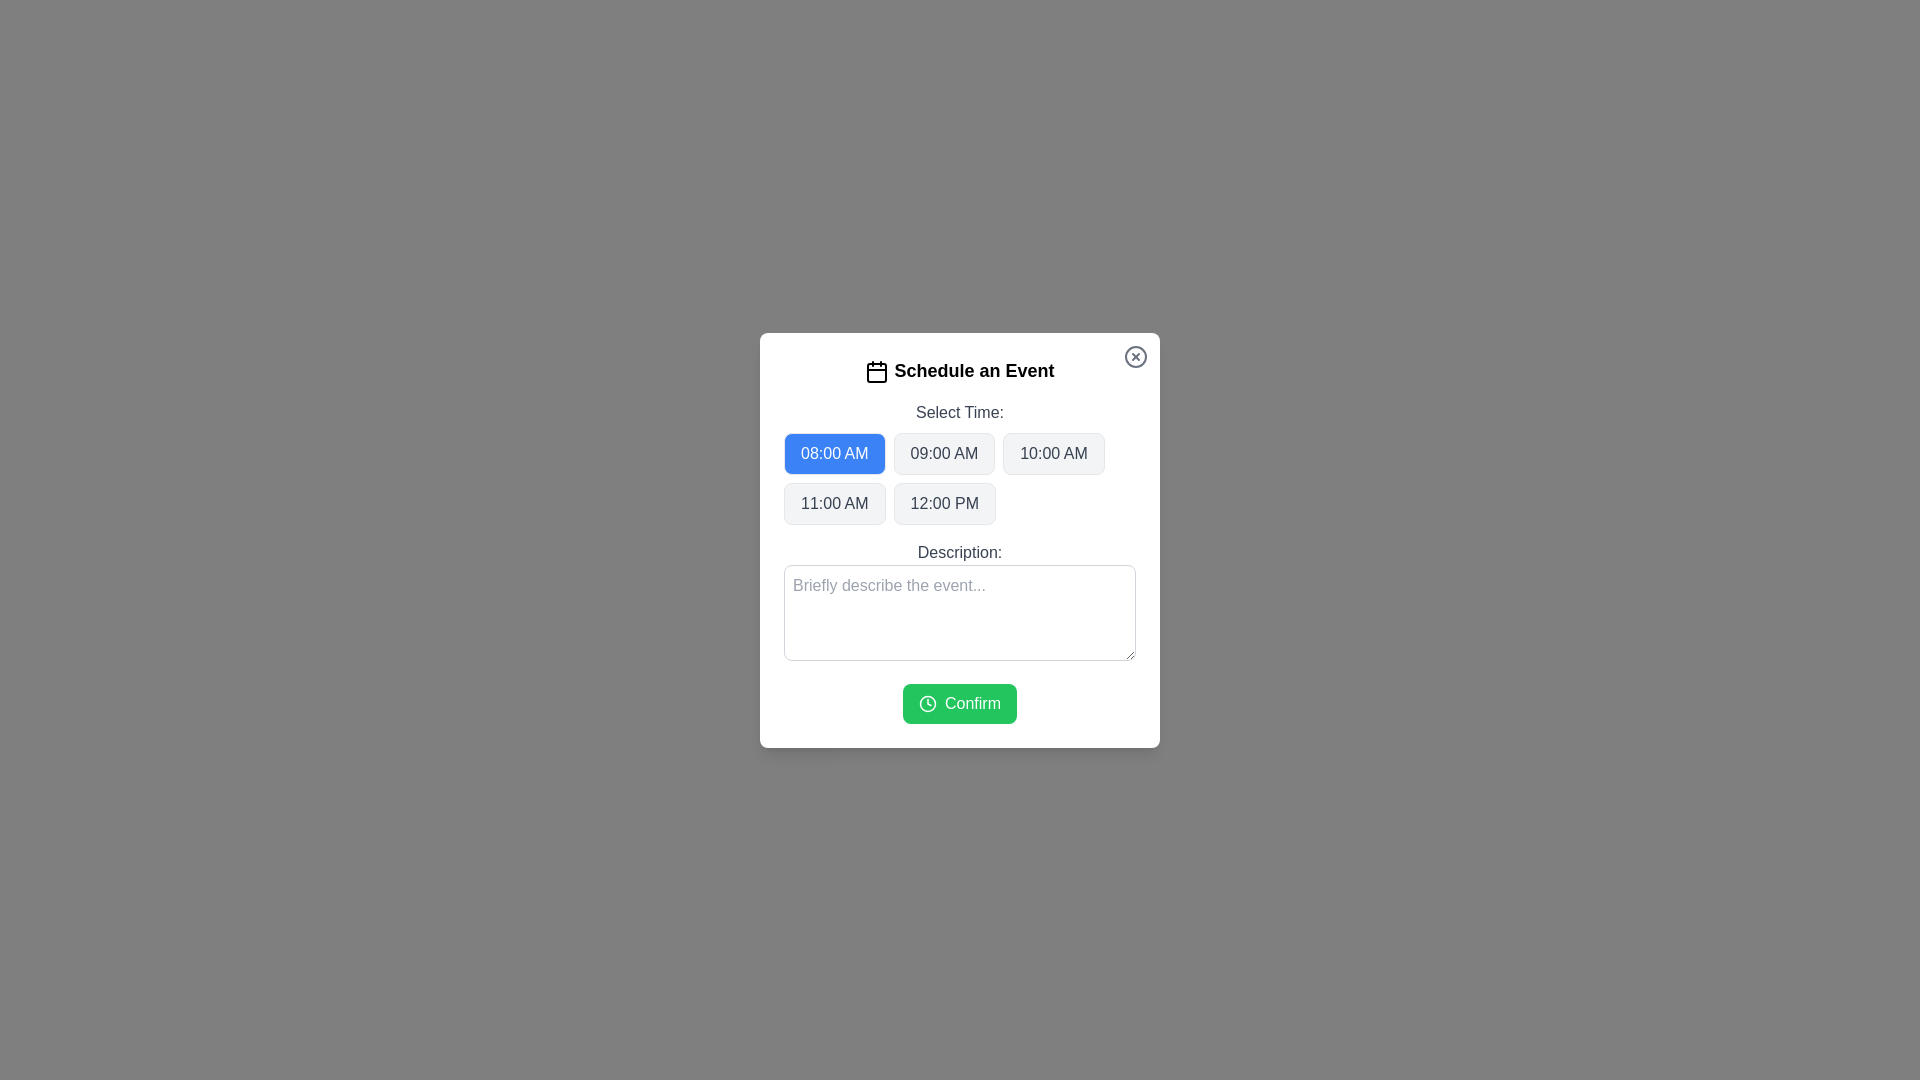  What do you see at coordinates (943, 502) in the screenshot?
I see `the fifth time selection button located below the '09:00 AM' button and to the right of the '11:00 AM' button to set the time to '12:00 PM'` at bounding box center [943, 502].